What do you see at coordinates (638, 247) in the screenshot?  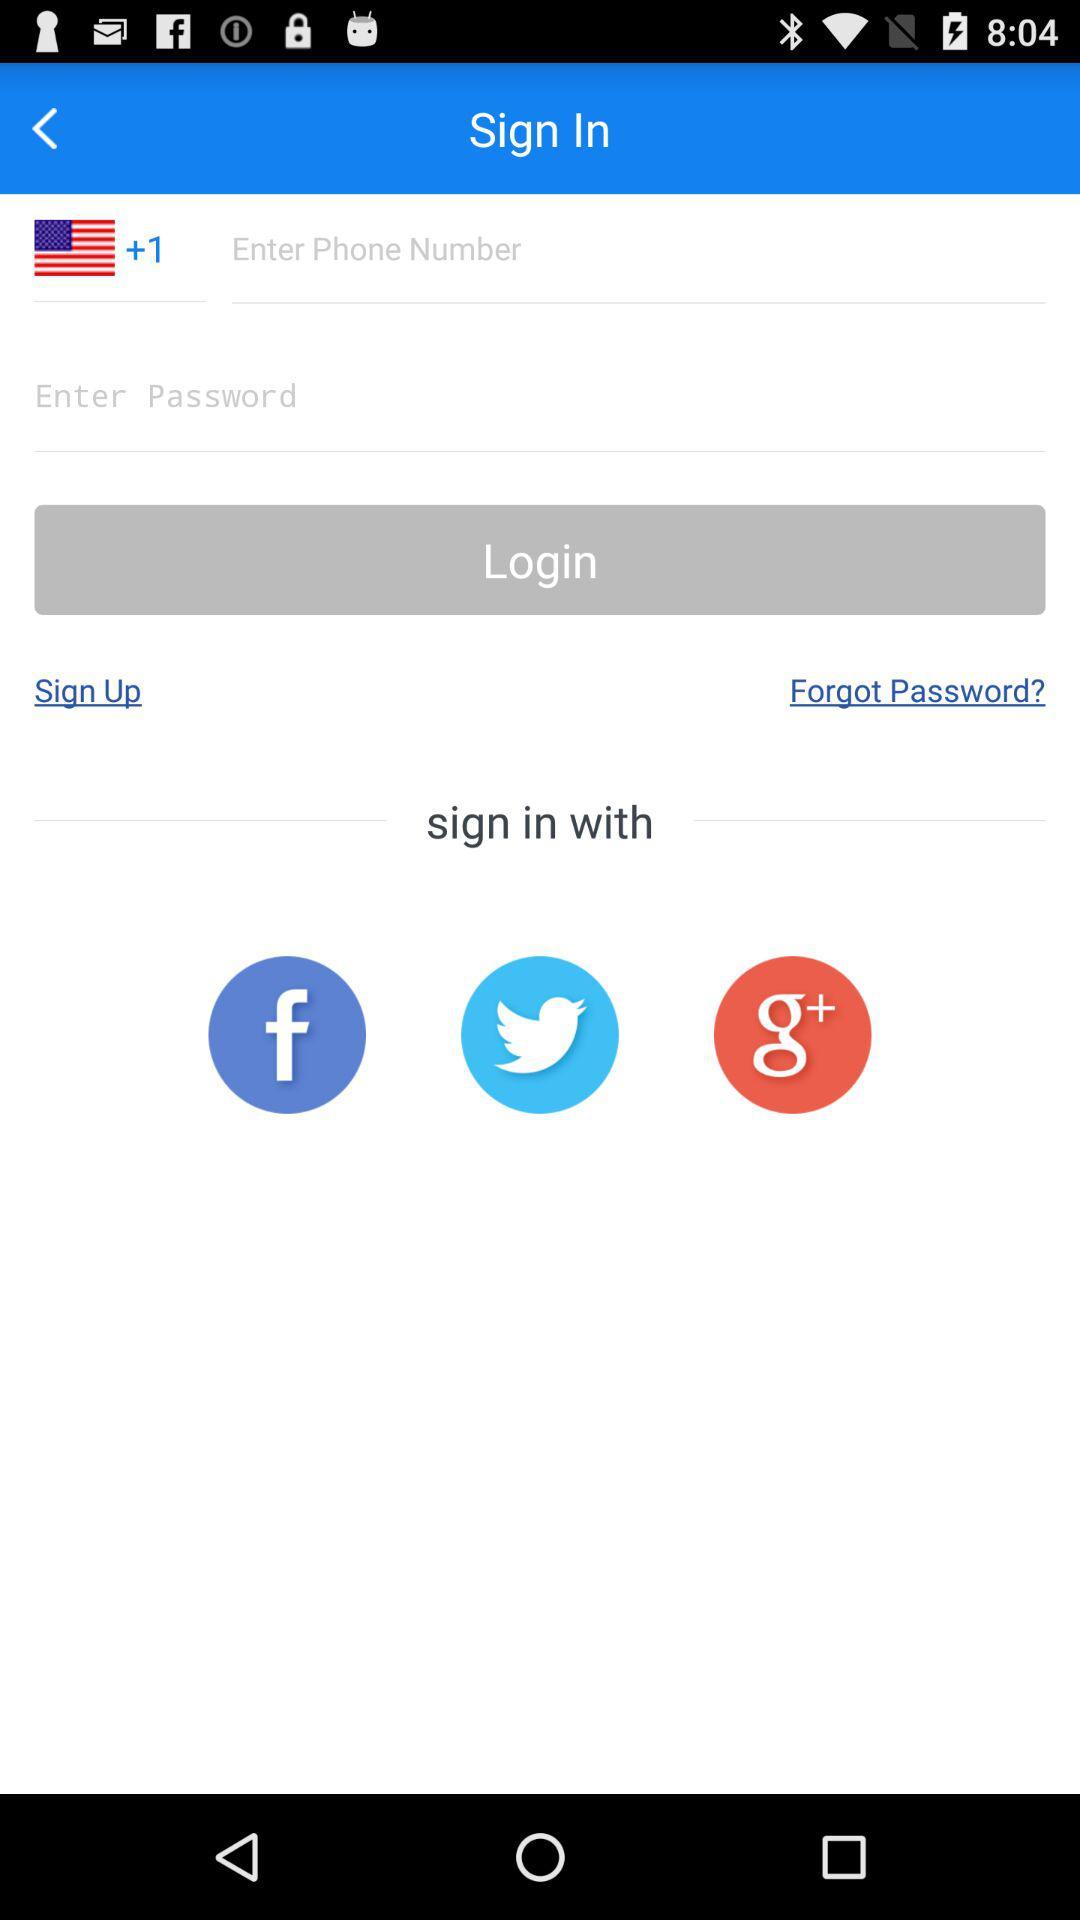 I see `type phone number` at bounding box center [638, 247].